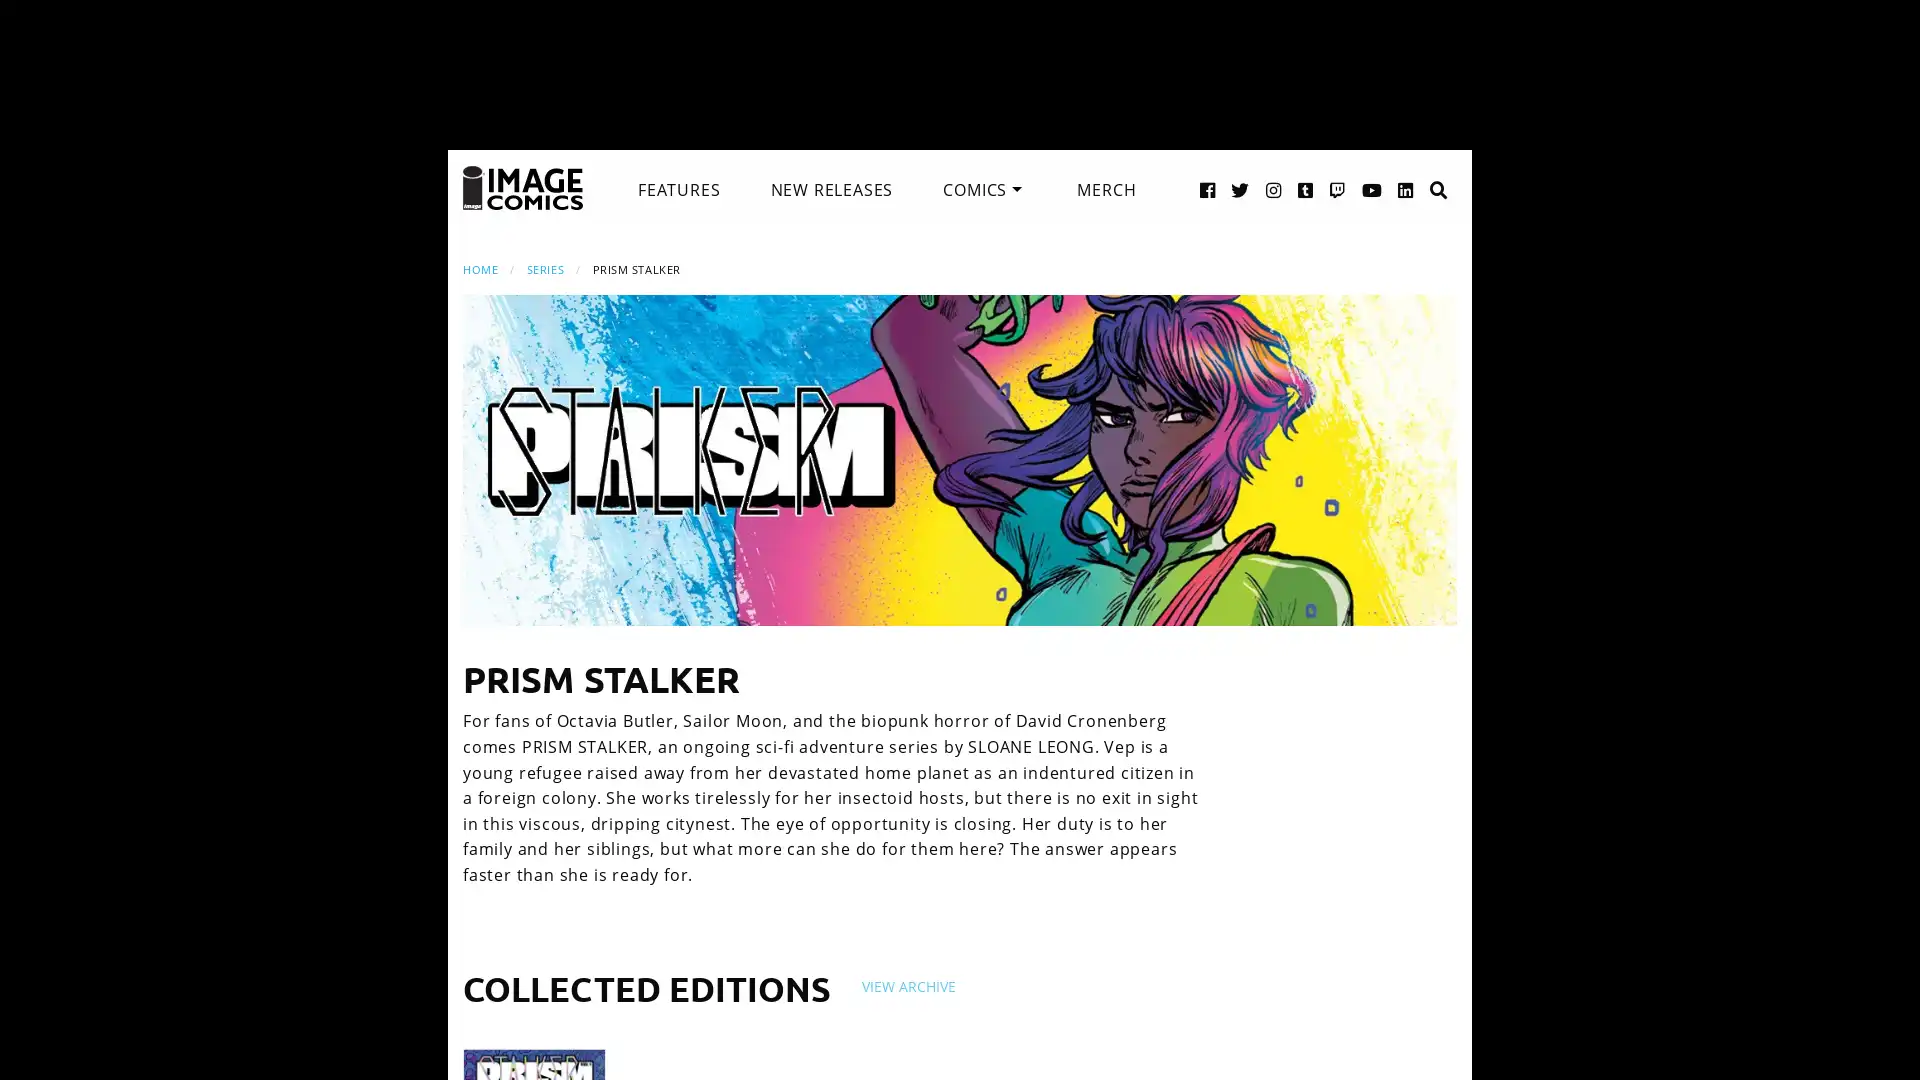 The width and height of the screenshot is (1920, 1080). Describe the element at coordinates (1417, 168) in the screenshot. I see `Search` at that location.